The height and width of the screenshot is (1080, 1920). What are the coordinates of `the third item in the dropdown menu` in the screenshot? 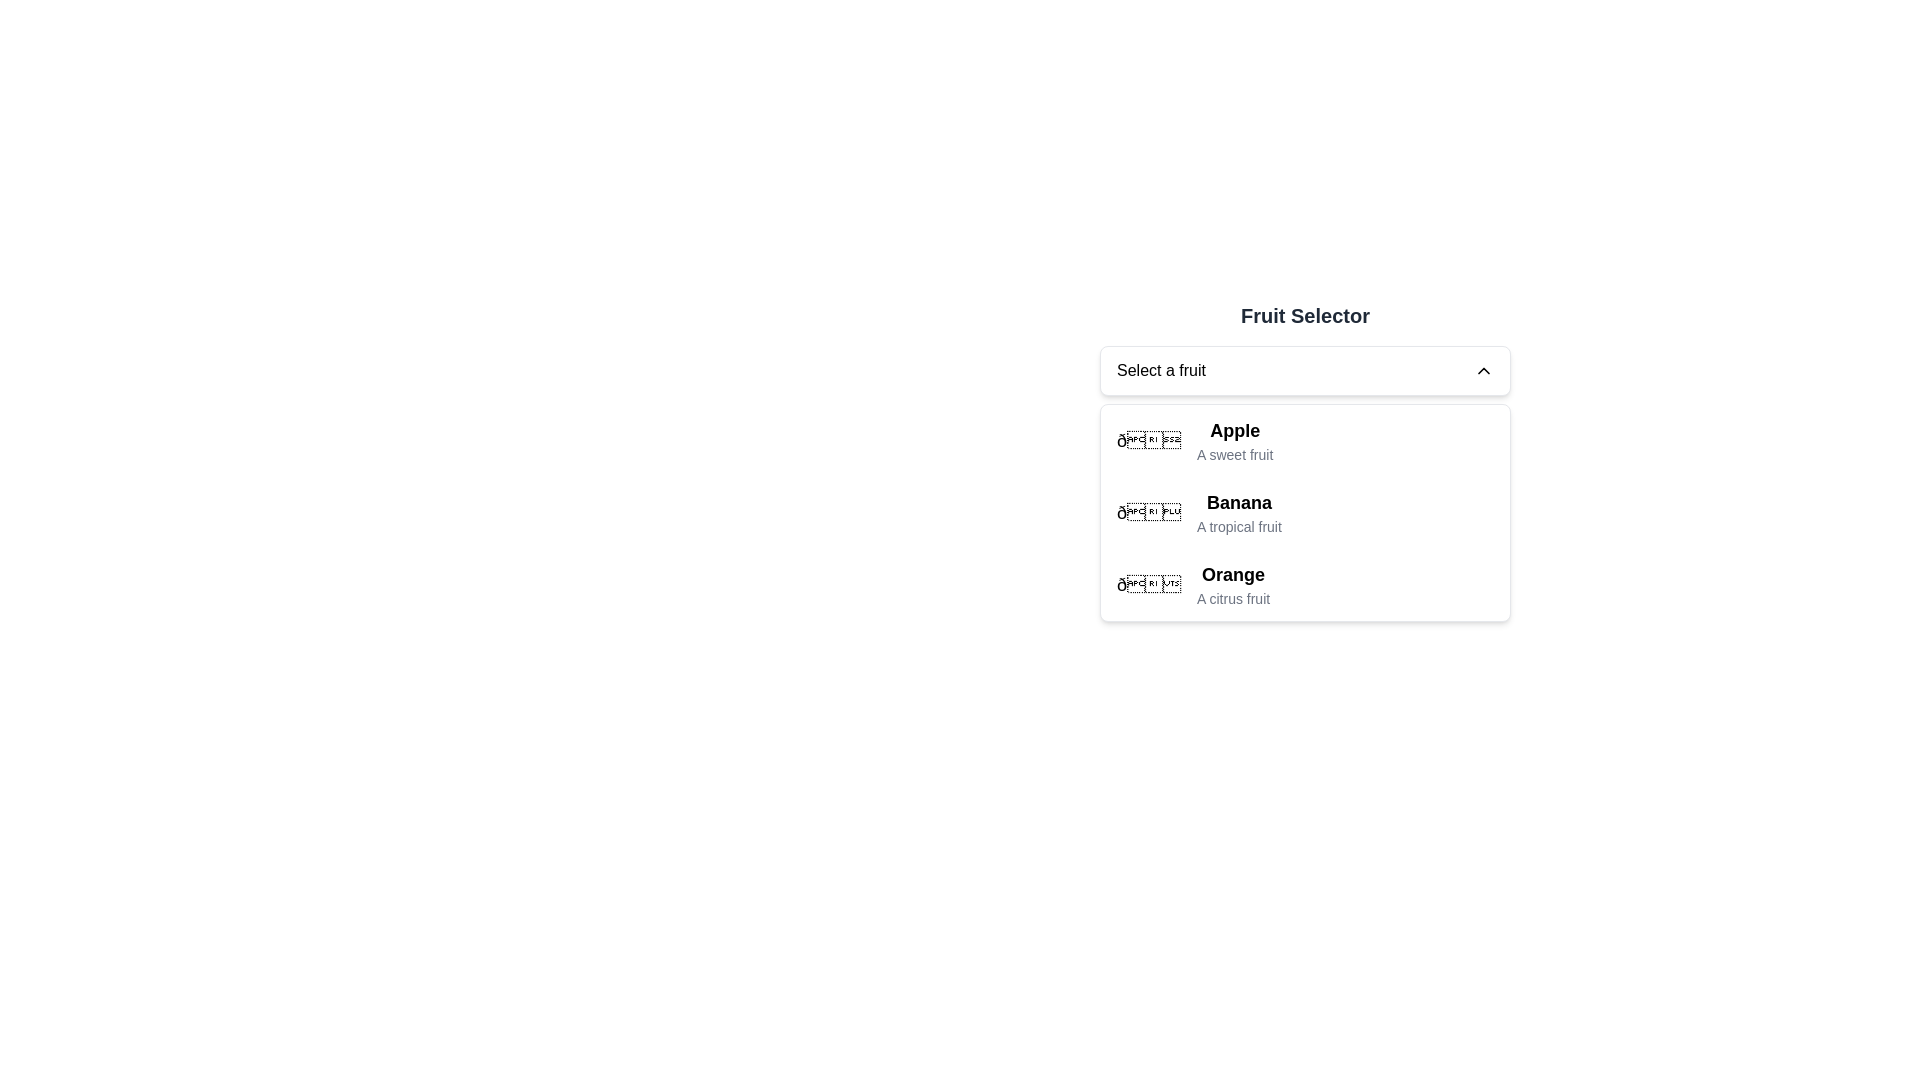 It's located at (1305, 585).